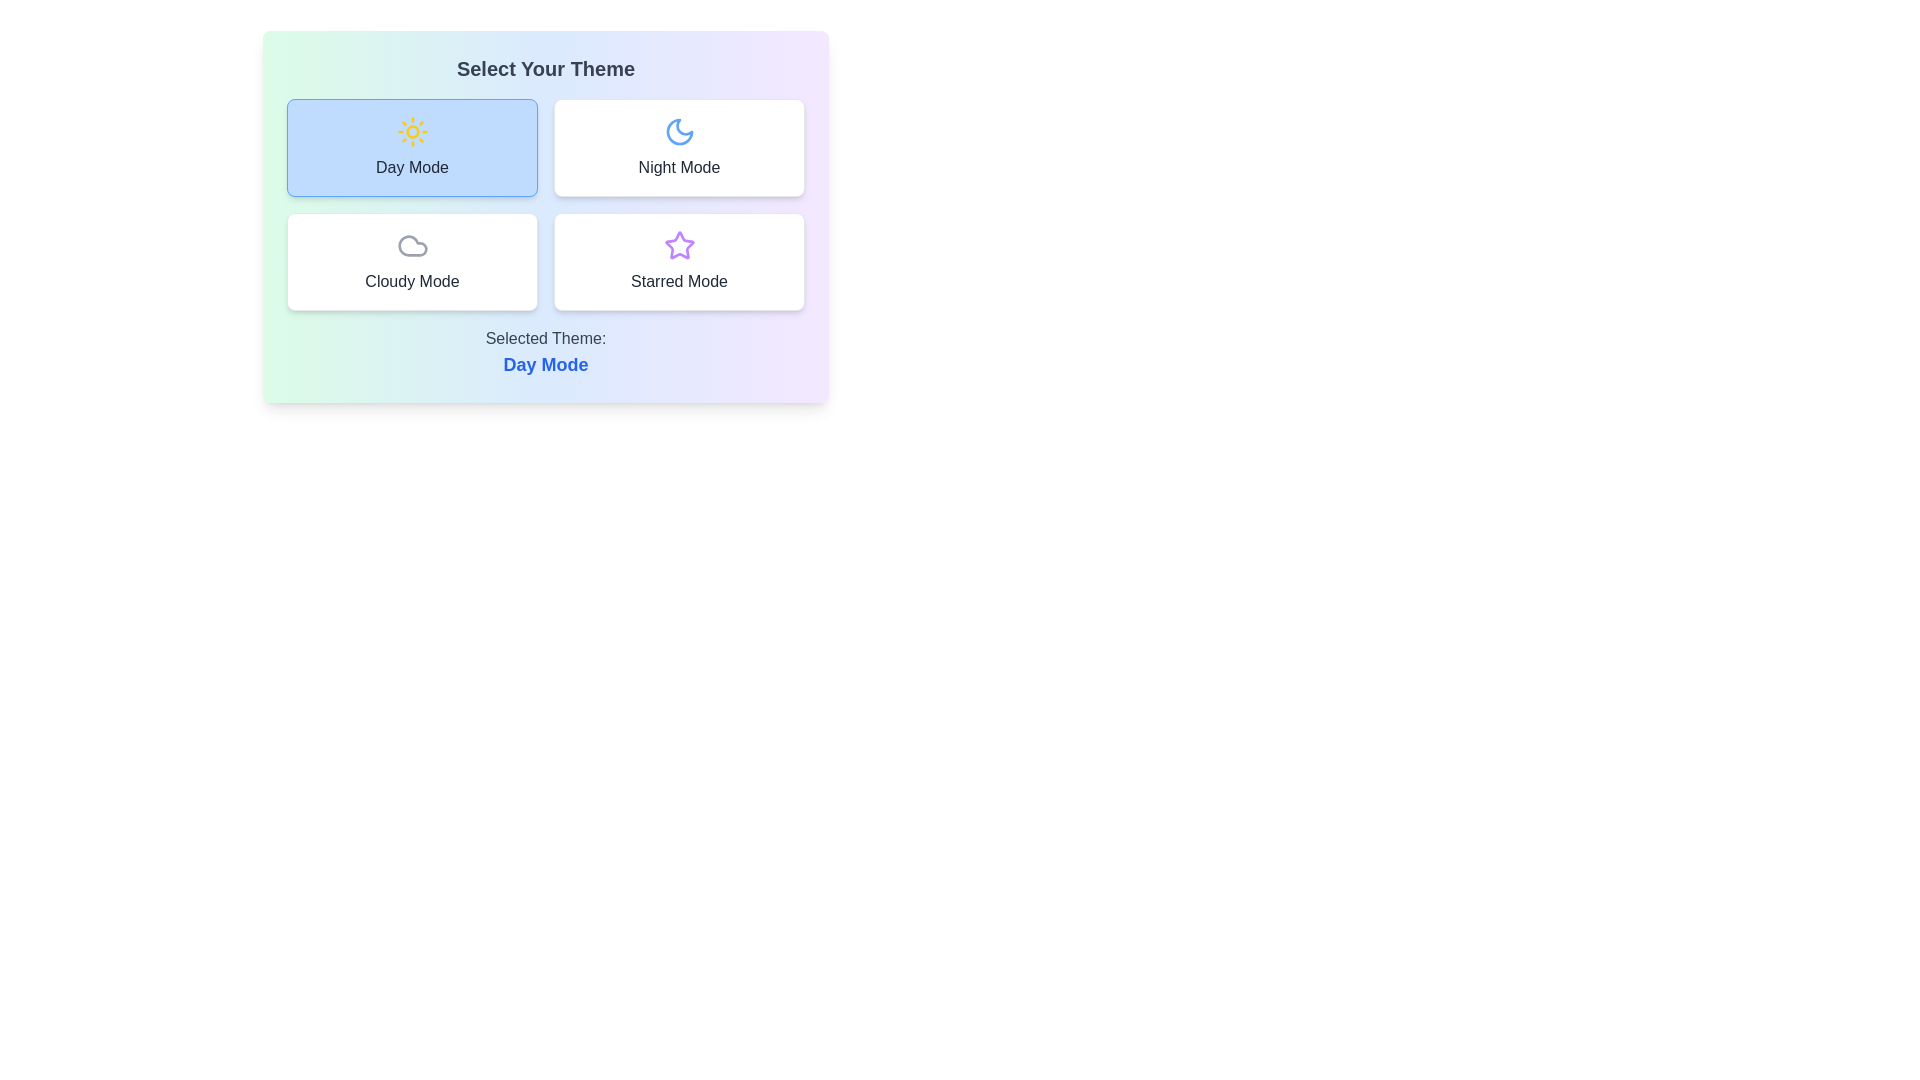  Describe the element at coordinates (679, 261) in the screenshot. I see `the button corresponding to Starred Mode theme to observe its hover effect` at that location.